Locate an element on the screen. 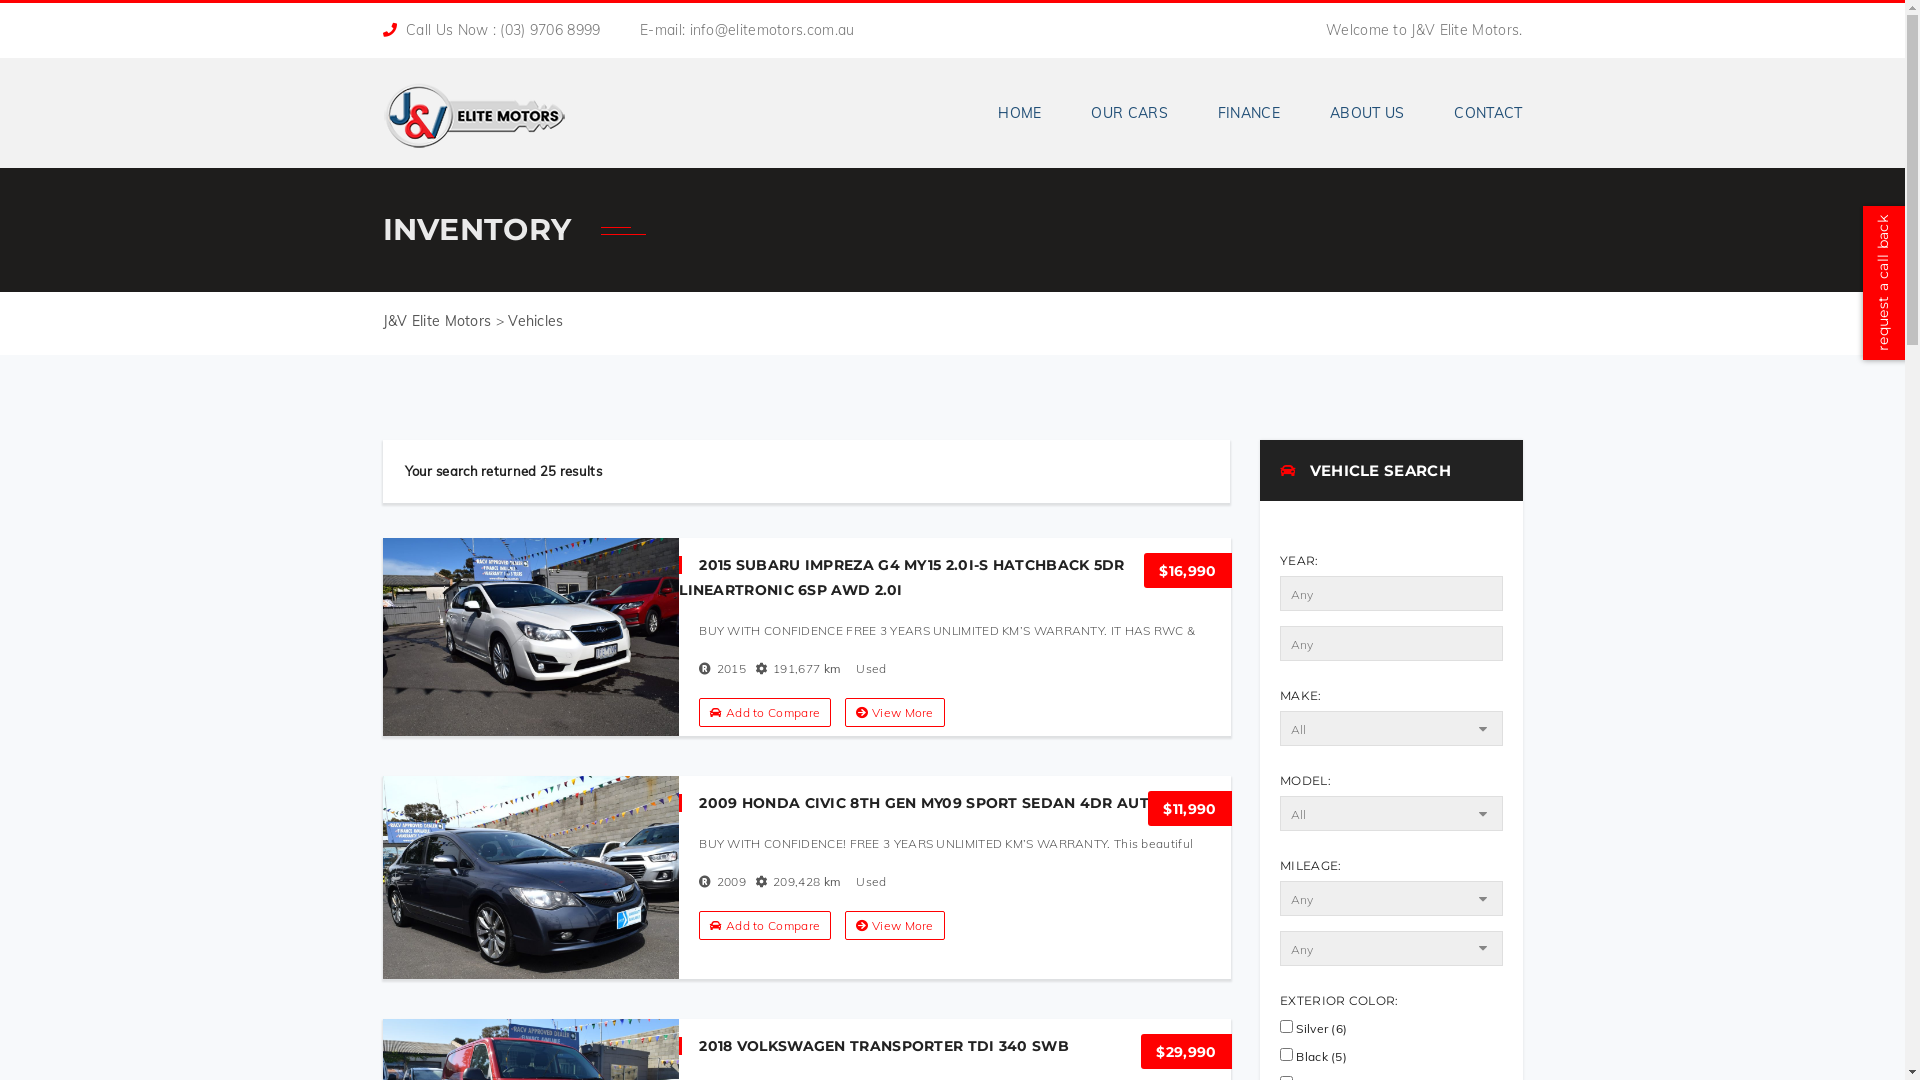  'OUR CARS' is located at coordinates (1064, 112).